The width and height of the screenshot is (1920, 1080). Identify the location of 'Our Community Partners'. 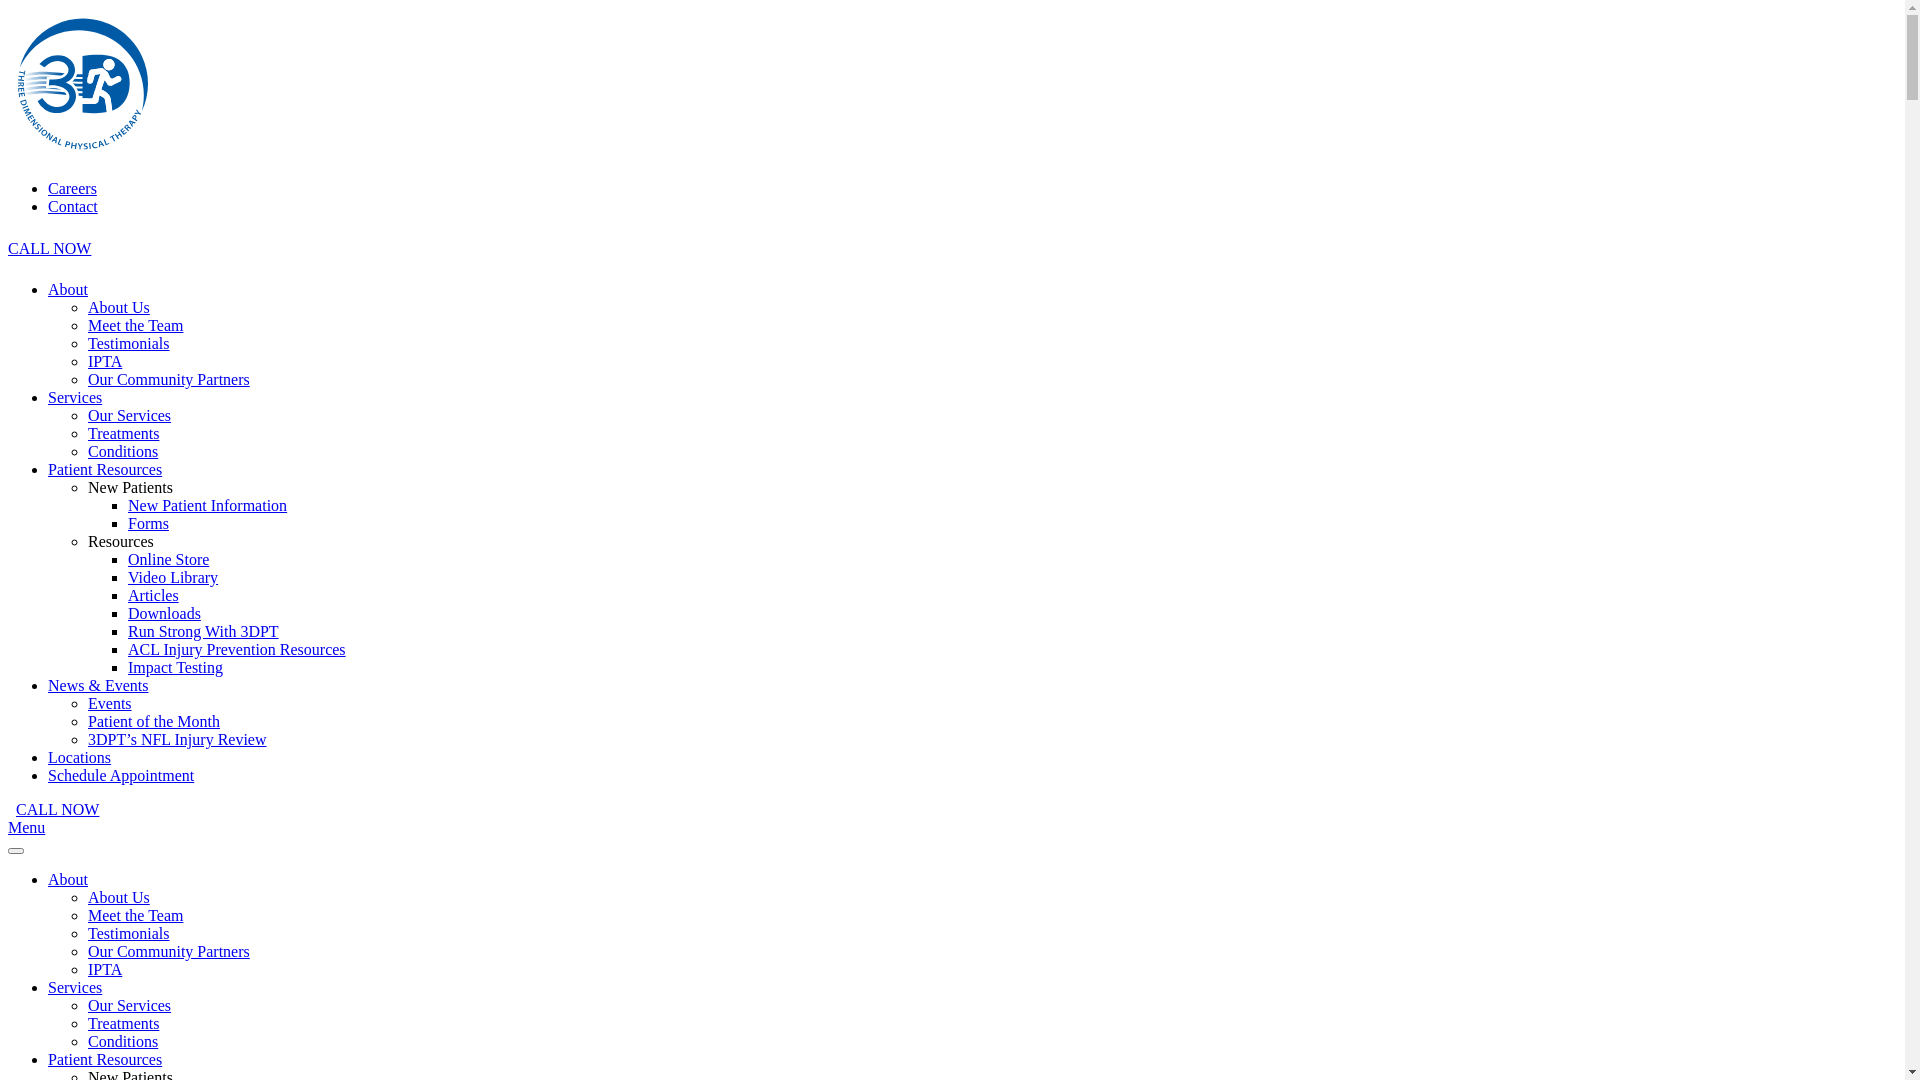
(168, 379).